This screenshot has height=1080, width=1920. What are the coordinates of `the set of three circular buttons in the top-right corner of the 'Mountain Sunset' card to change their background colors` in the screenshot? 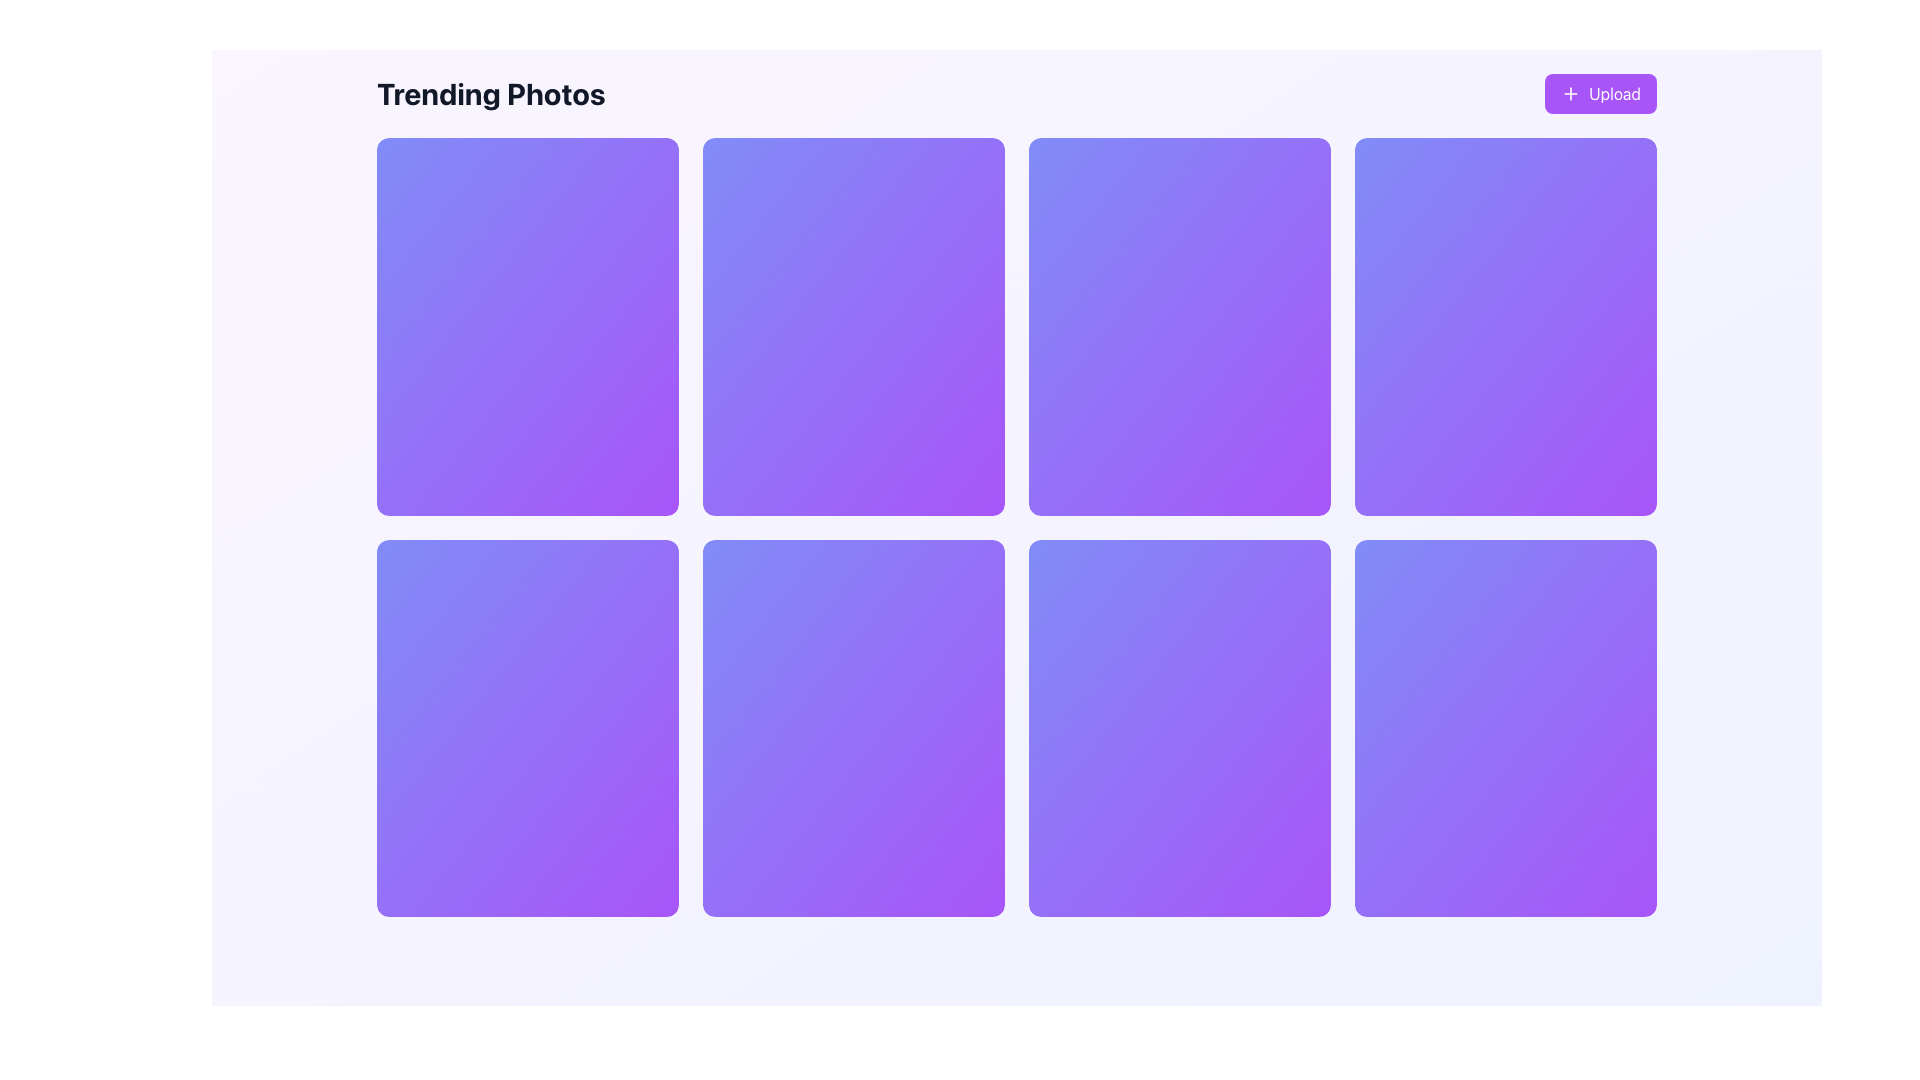 It's located at (605, 168).